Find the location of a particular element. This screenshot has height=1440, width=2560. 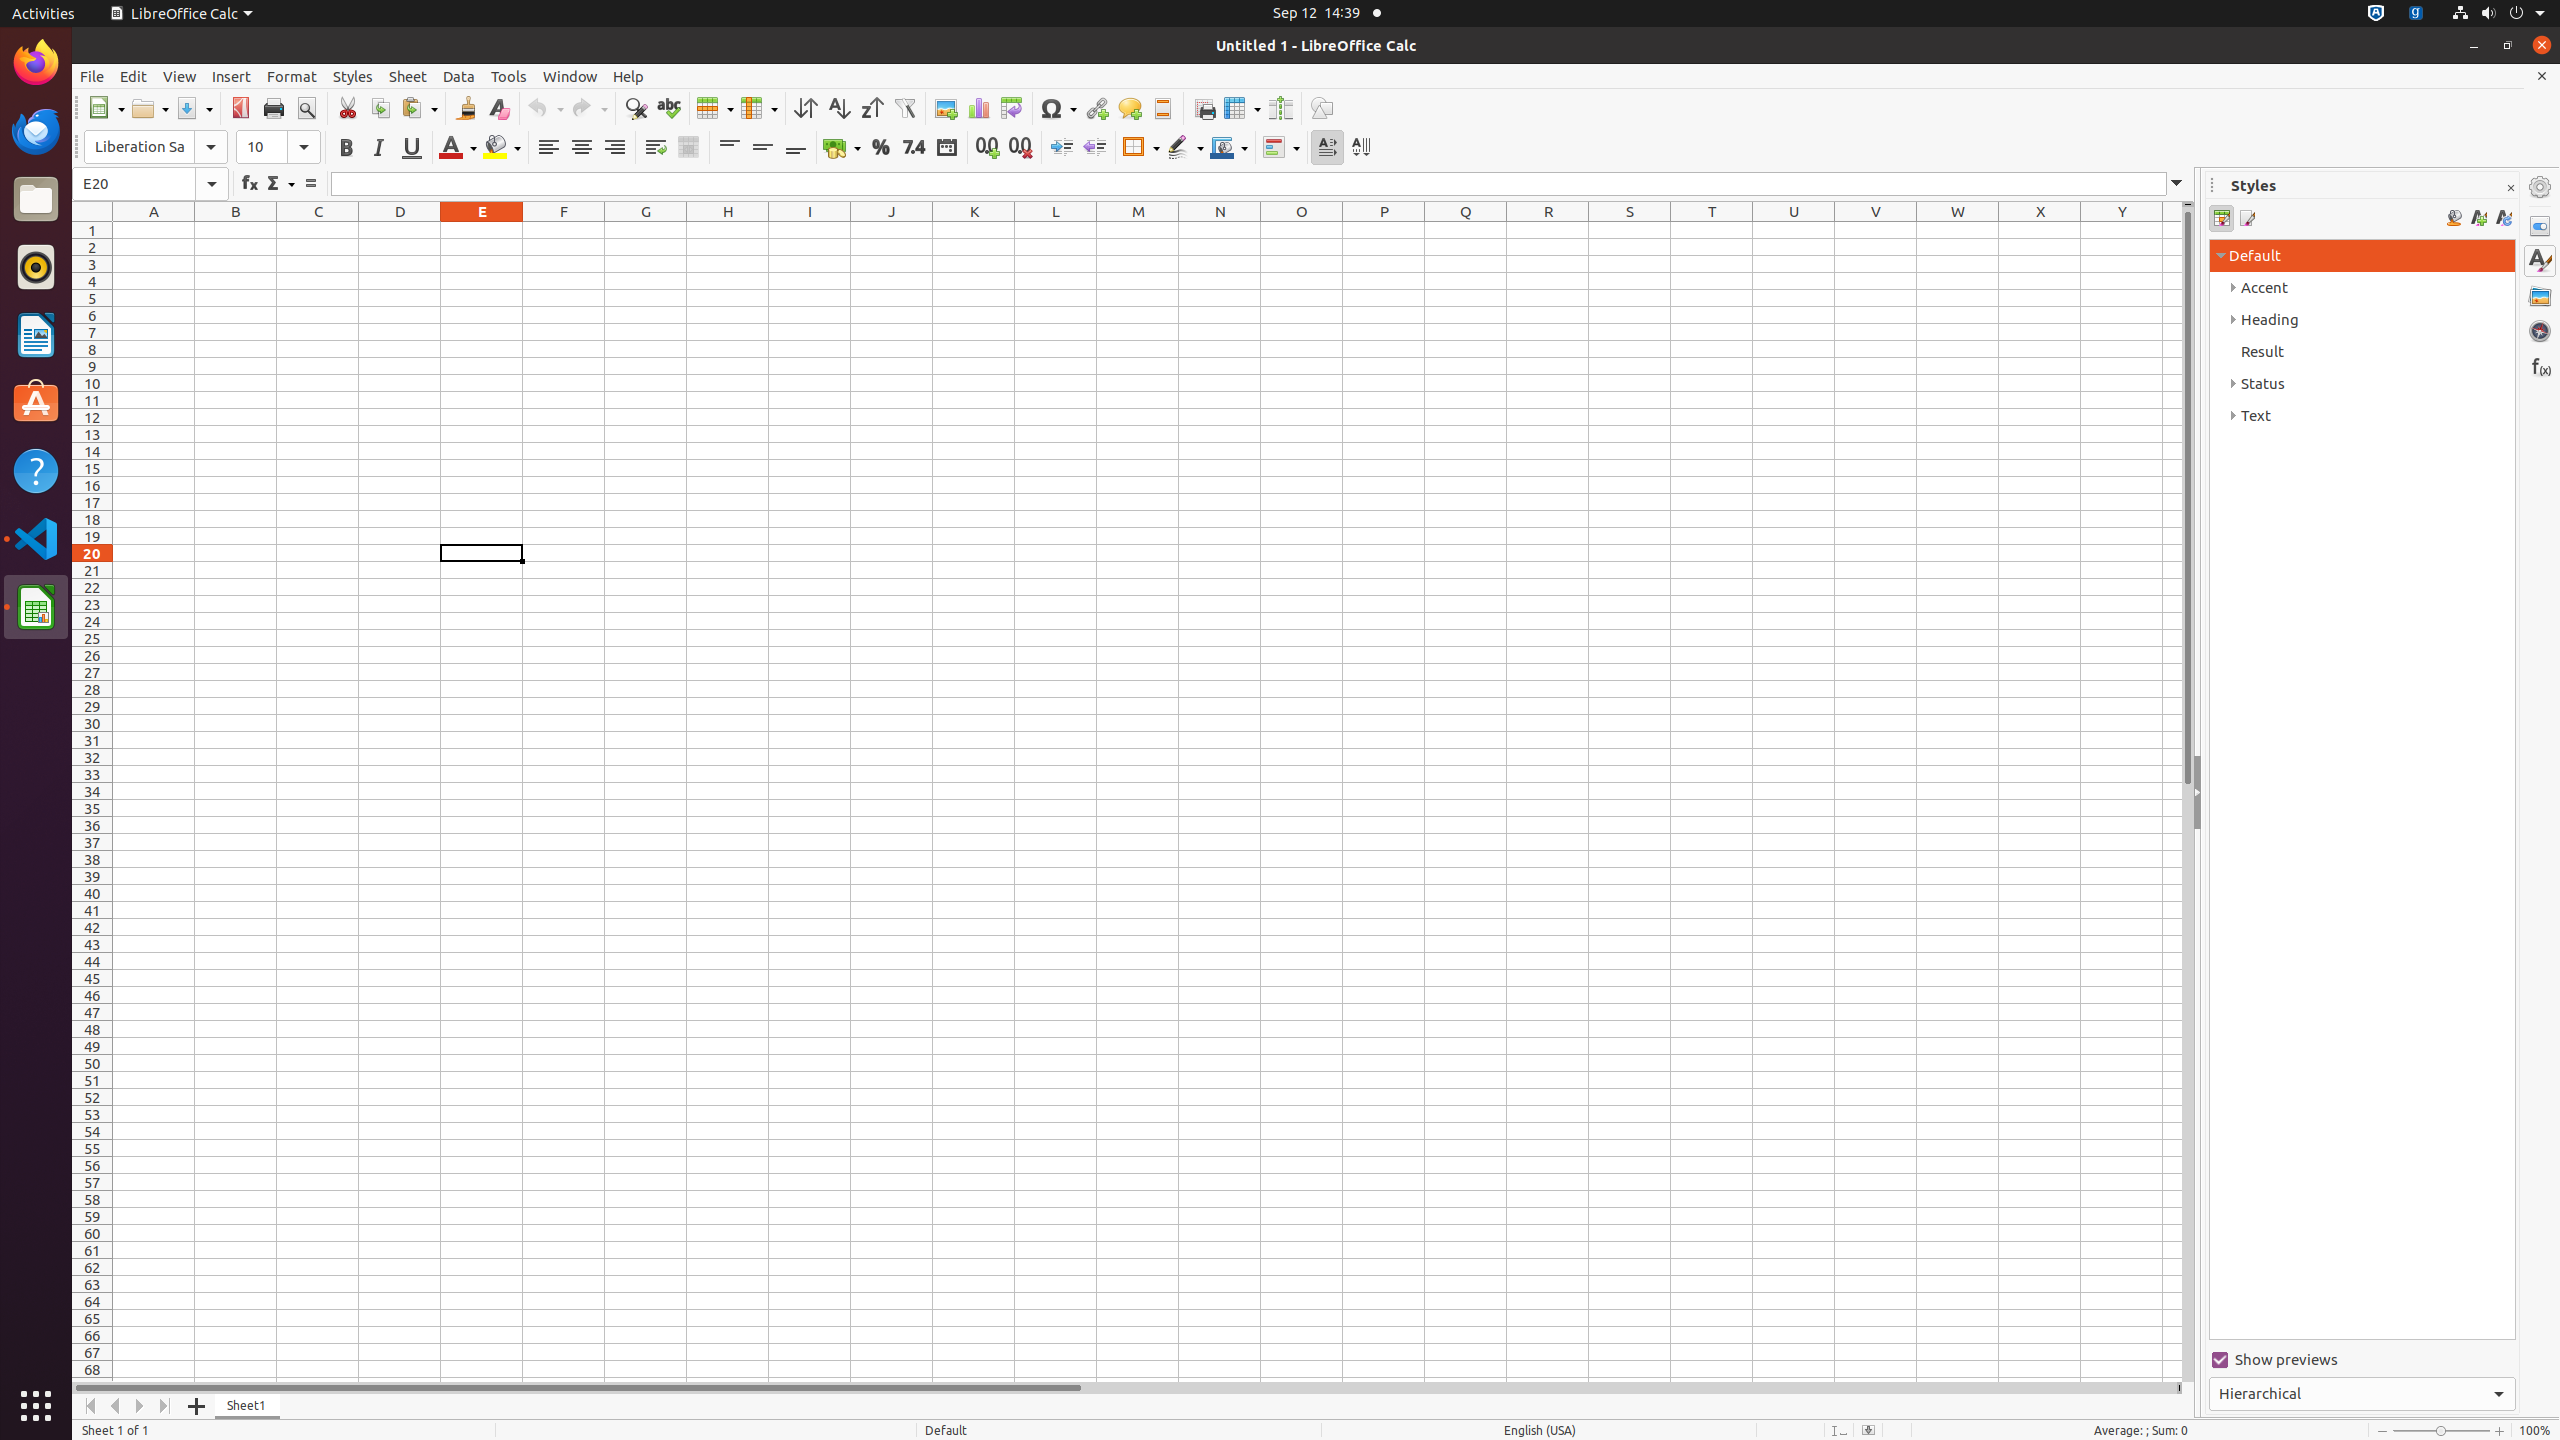

'AutoFilter' is located at coordinates (904, 107).